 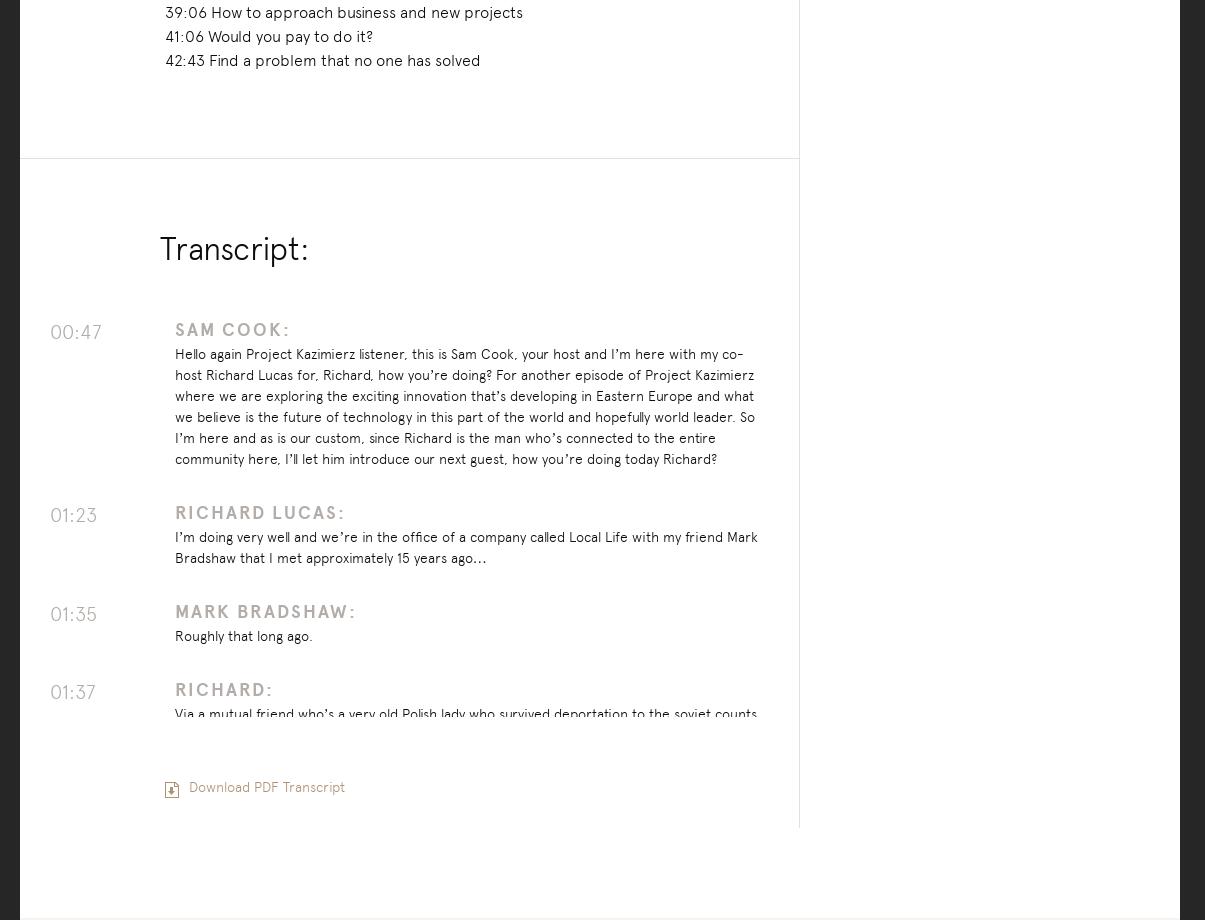 What do you see at coordinates (263, 609) in the screenshot?
I see `'mark bradshaw:'` at bounding box center [263, 609].